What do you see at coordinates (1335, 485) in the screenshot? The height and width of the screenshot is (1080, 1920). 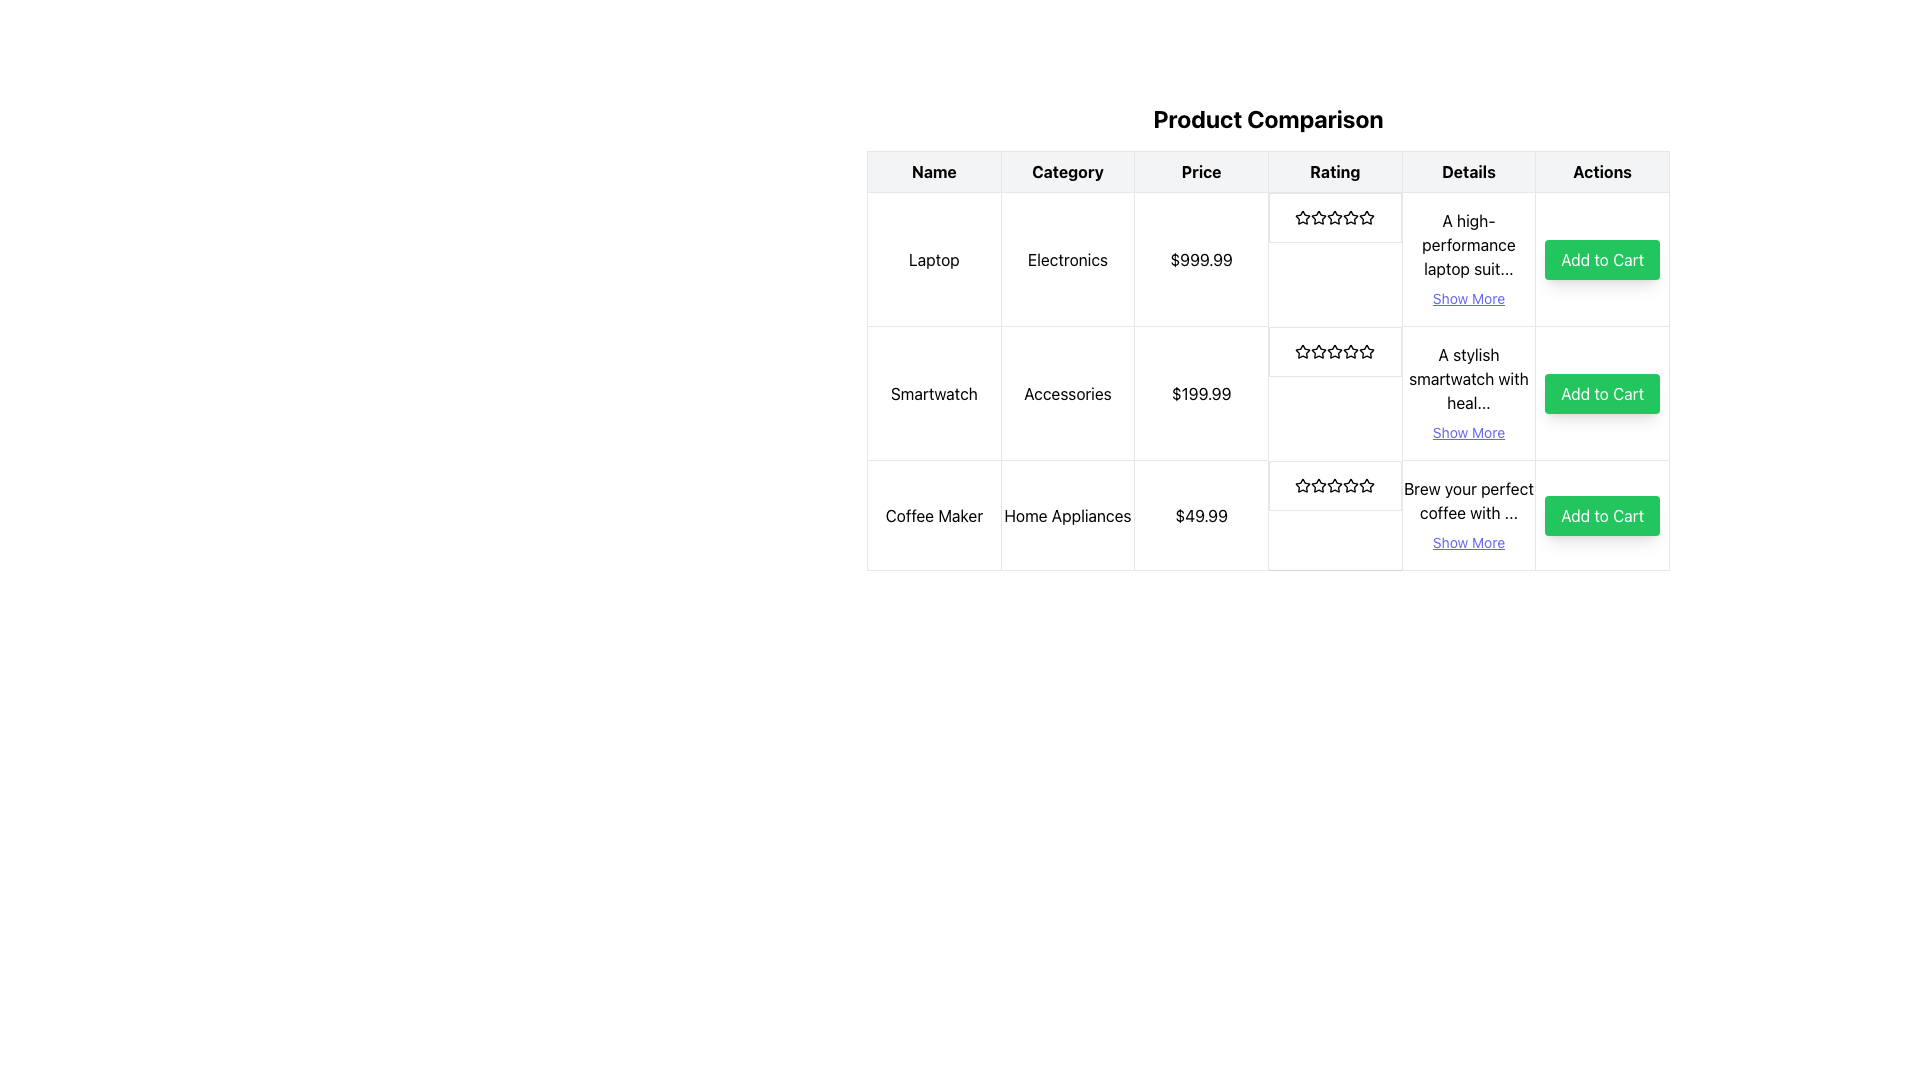 I see `the fourth star-shaped icon in the rating row of the third product in the product comparison table, which represents ratings` at bounding box center [1335, 485].